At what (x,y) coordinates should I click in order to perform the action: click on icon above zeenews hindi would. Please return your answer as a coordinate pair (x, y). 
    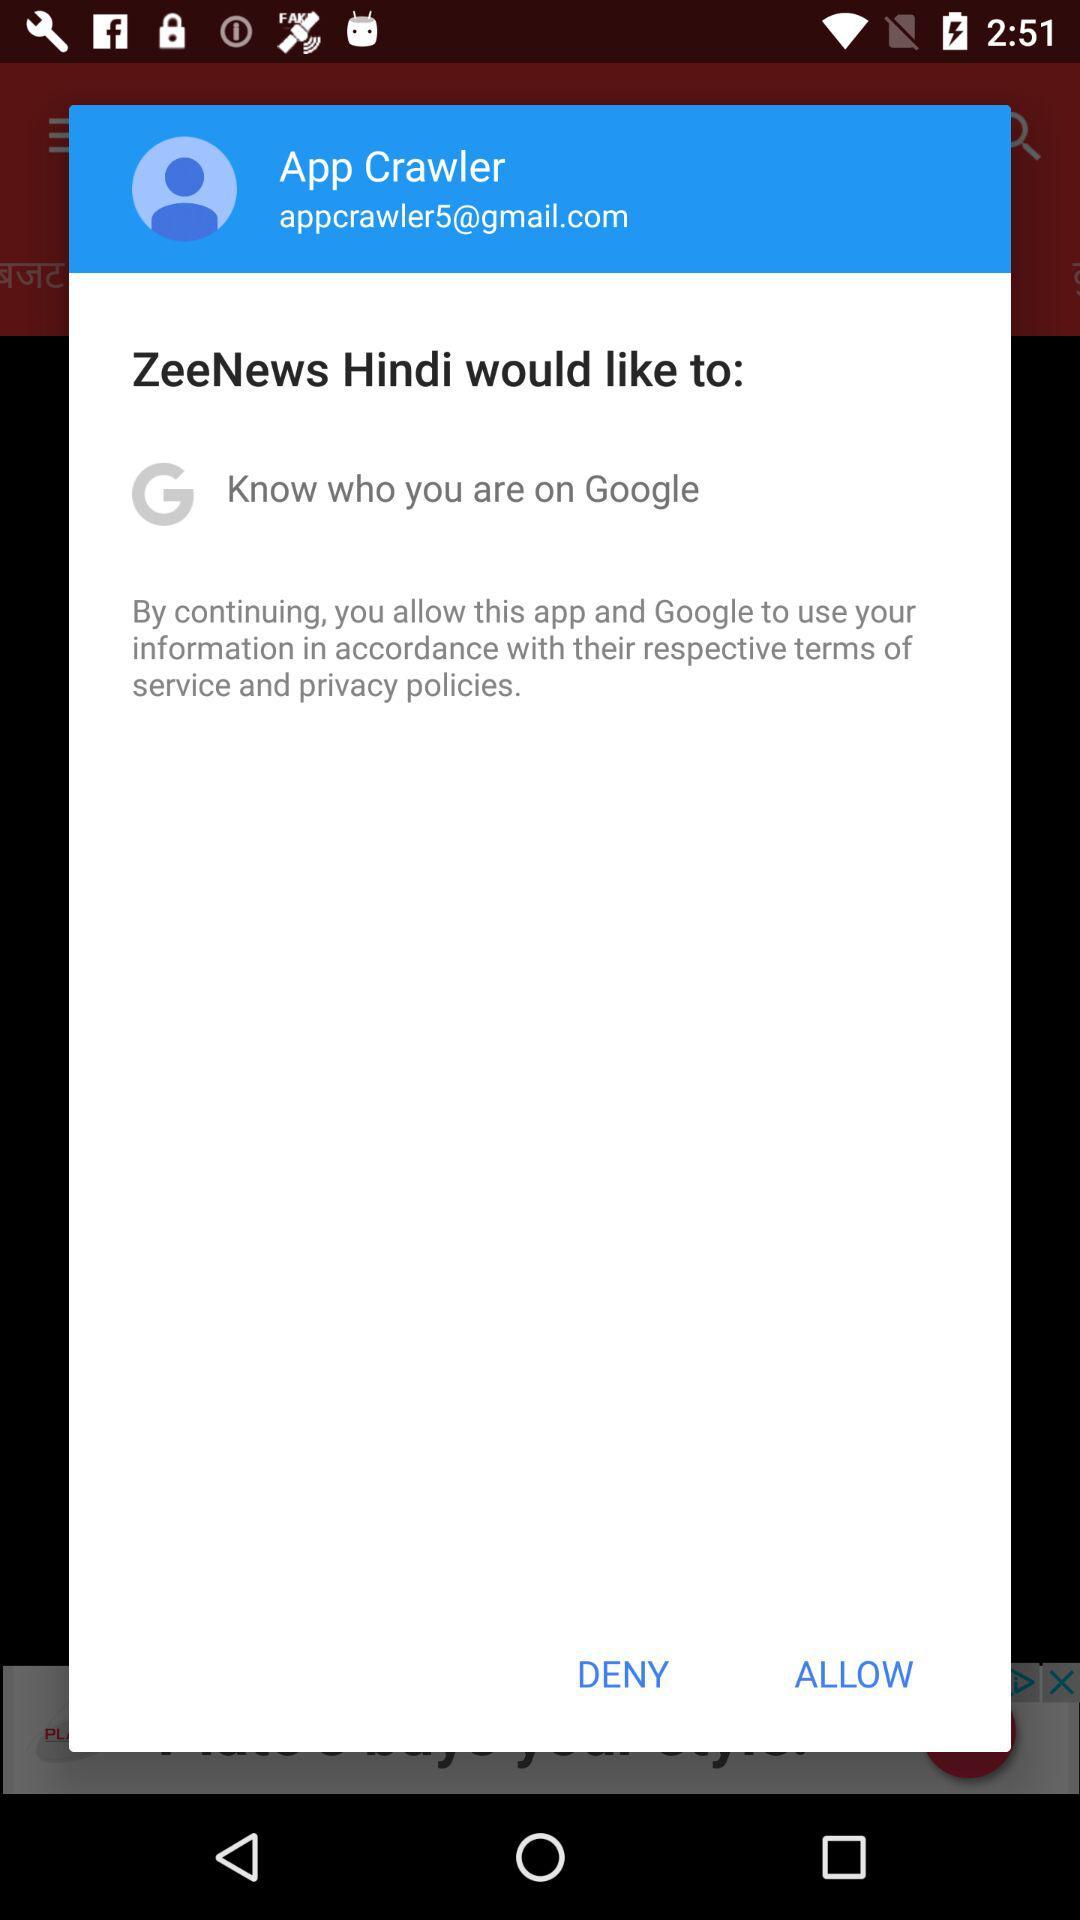
    Looking at the image, I should click on (184, 188).